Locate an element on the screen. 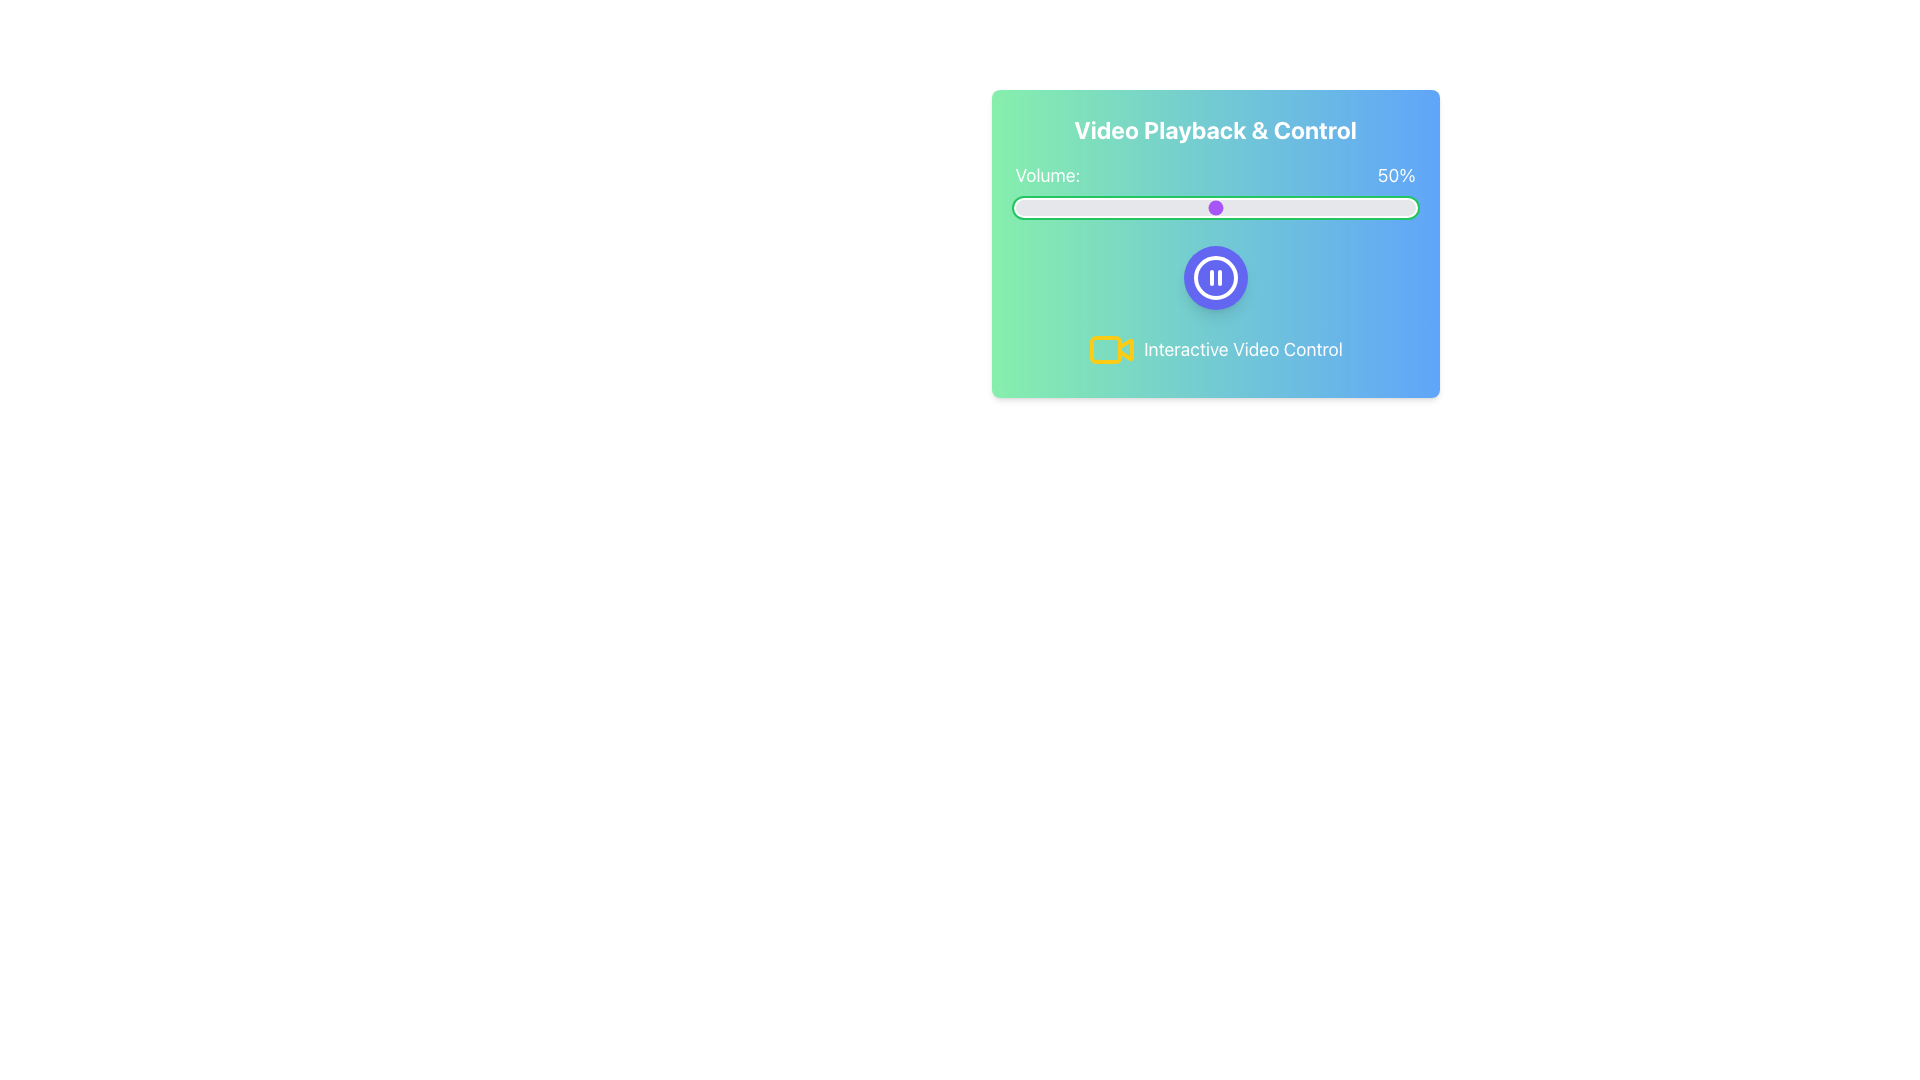 Image resolution: width=1920 pixels, height=1080 pixels. the volume is located at coordinates (1295, 208).